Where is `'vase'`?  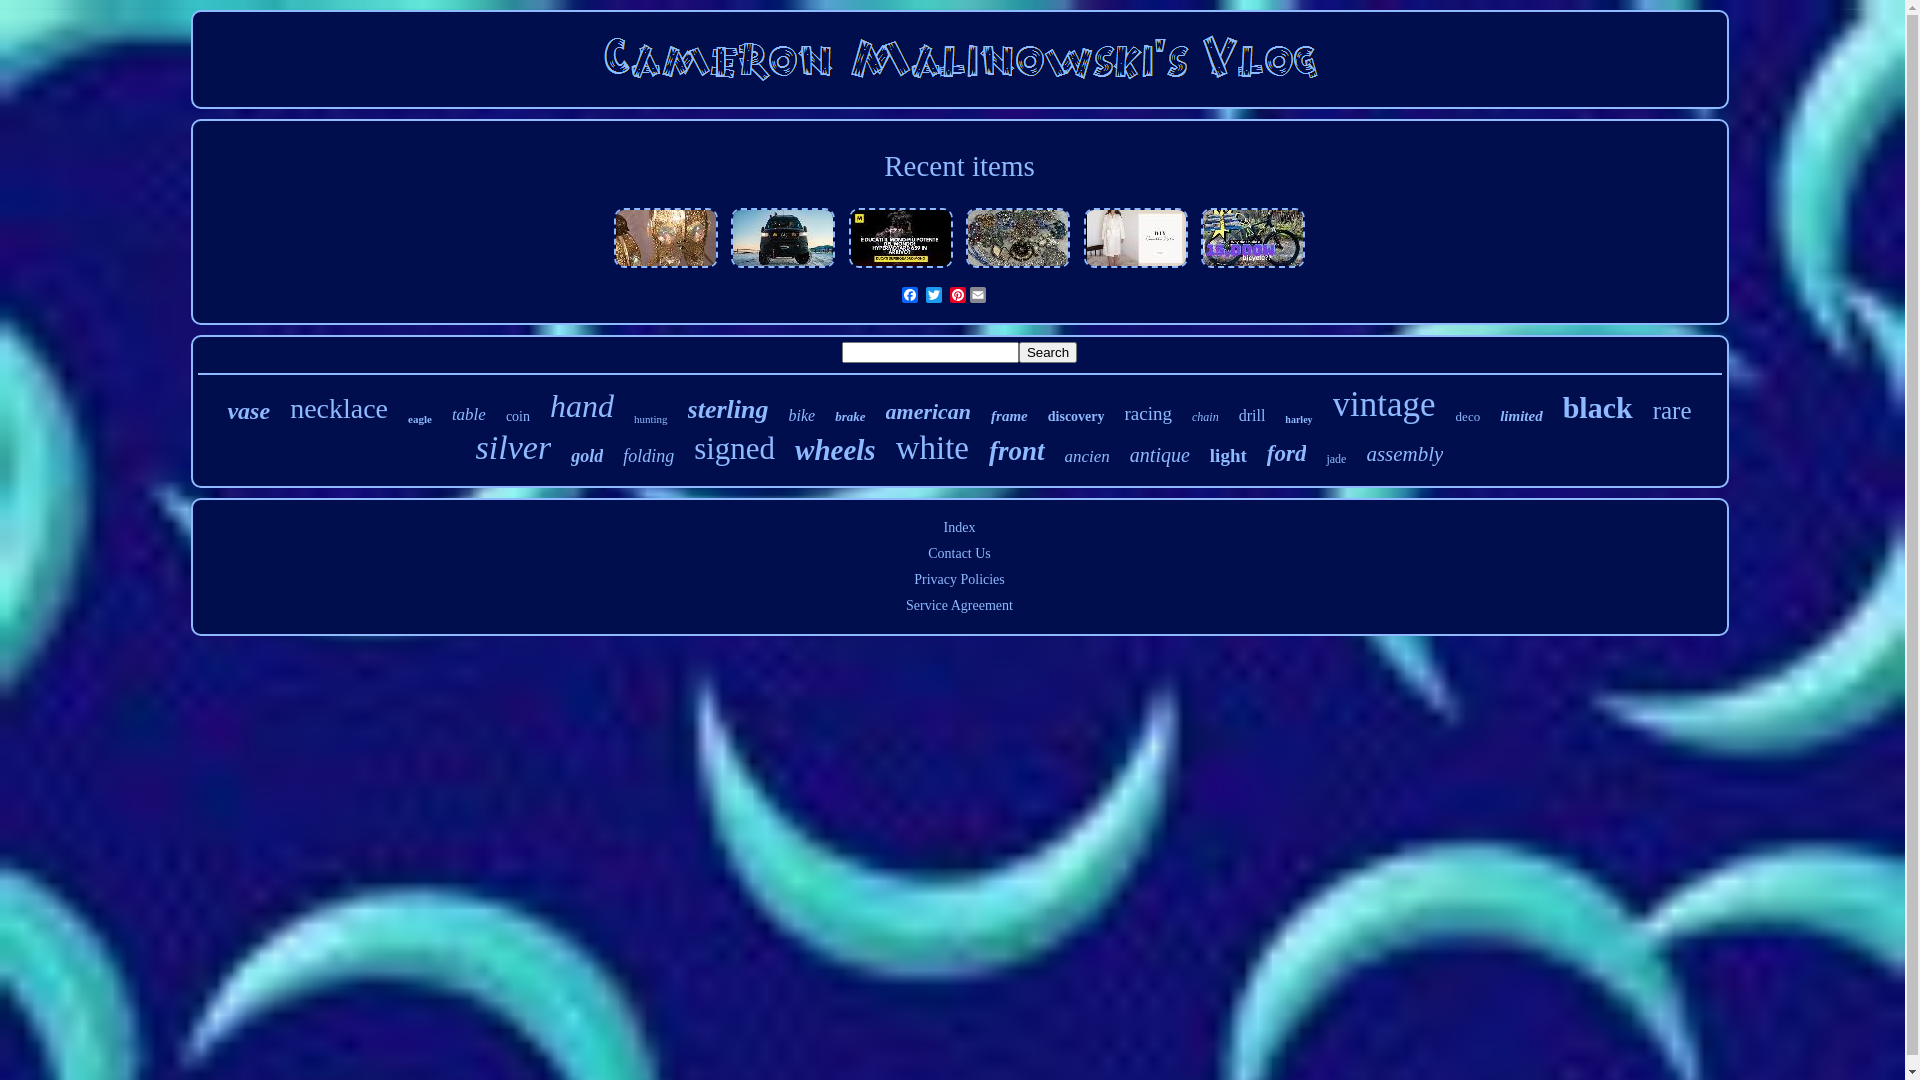 'vase' is located at coordinates (226, 410).